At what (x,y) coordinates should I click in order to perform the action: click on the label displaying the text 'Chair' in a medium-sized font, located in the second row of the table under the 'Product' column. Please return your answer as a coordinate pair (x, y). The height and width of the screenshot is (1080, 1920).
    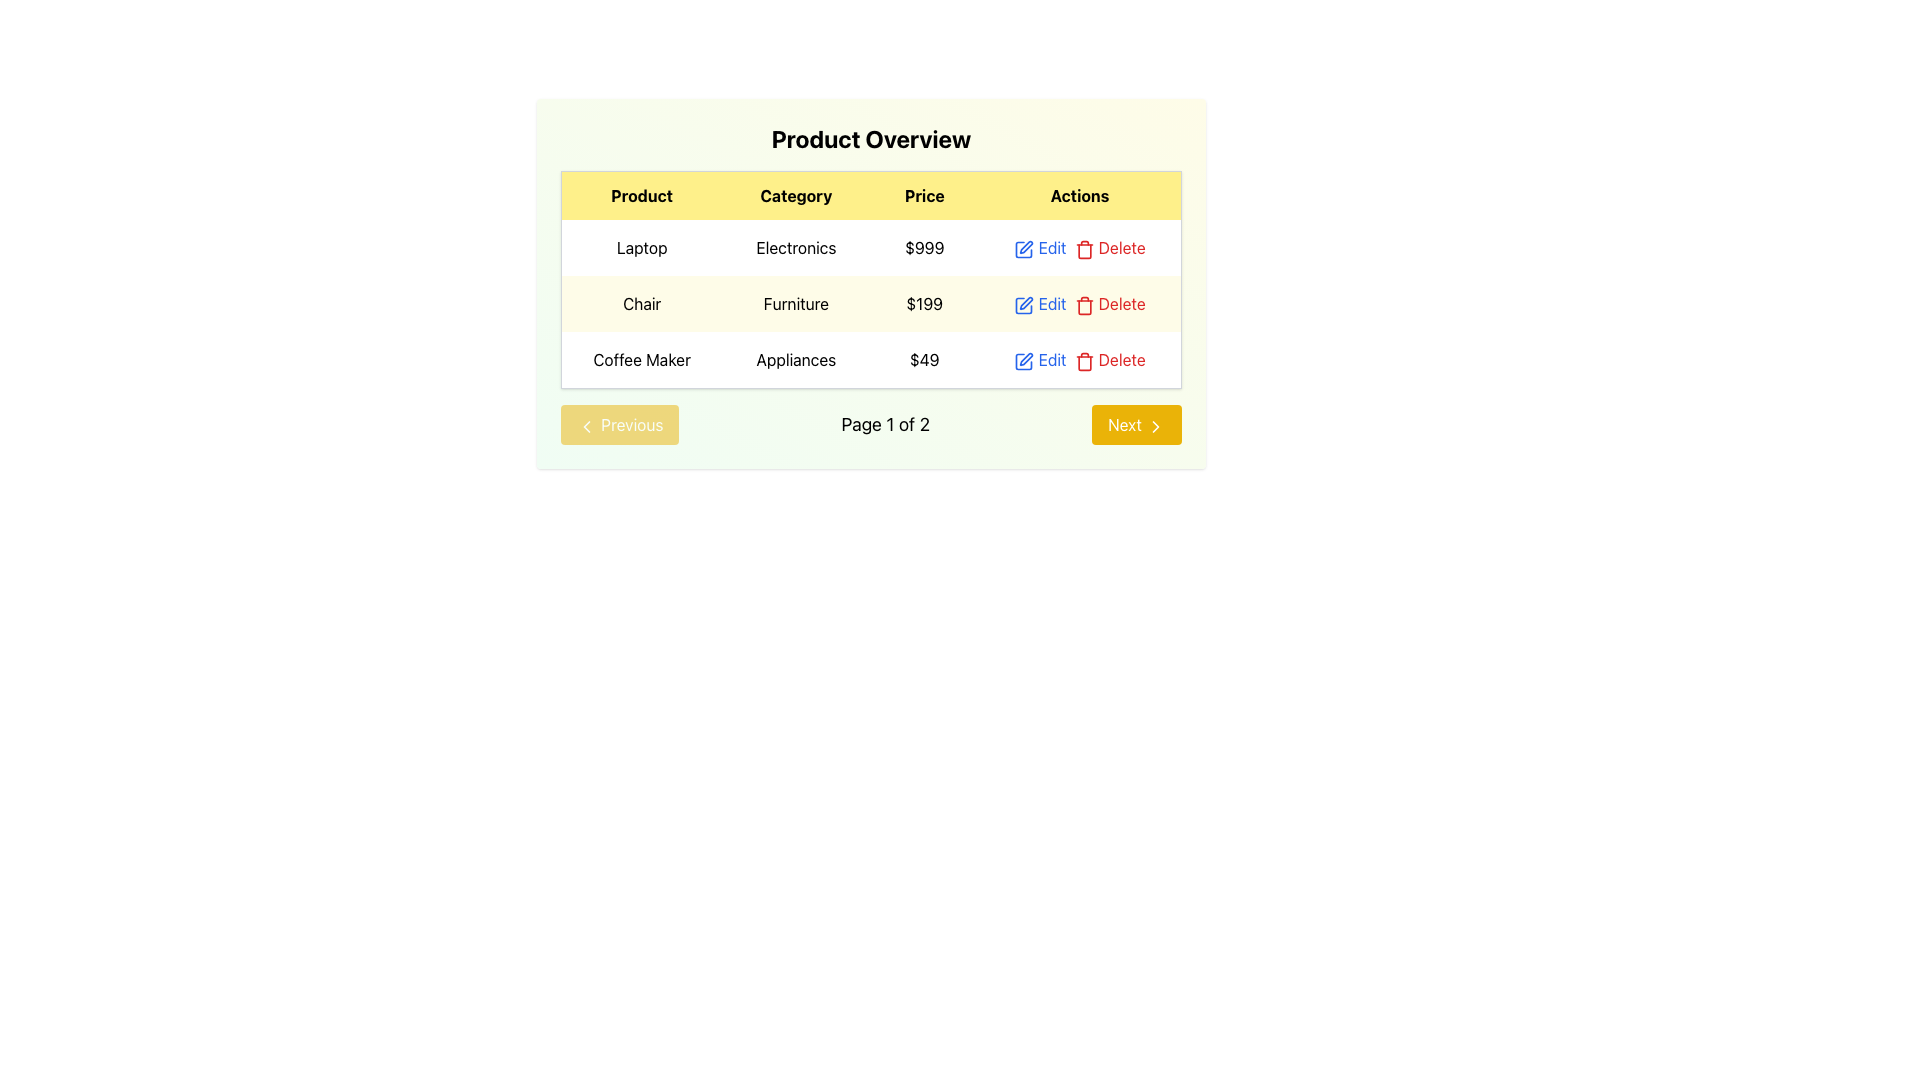
    Looking at the image, I should click on (641, 304).